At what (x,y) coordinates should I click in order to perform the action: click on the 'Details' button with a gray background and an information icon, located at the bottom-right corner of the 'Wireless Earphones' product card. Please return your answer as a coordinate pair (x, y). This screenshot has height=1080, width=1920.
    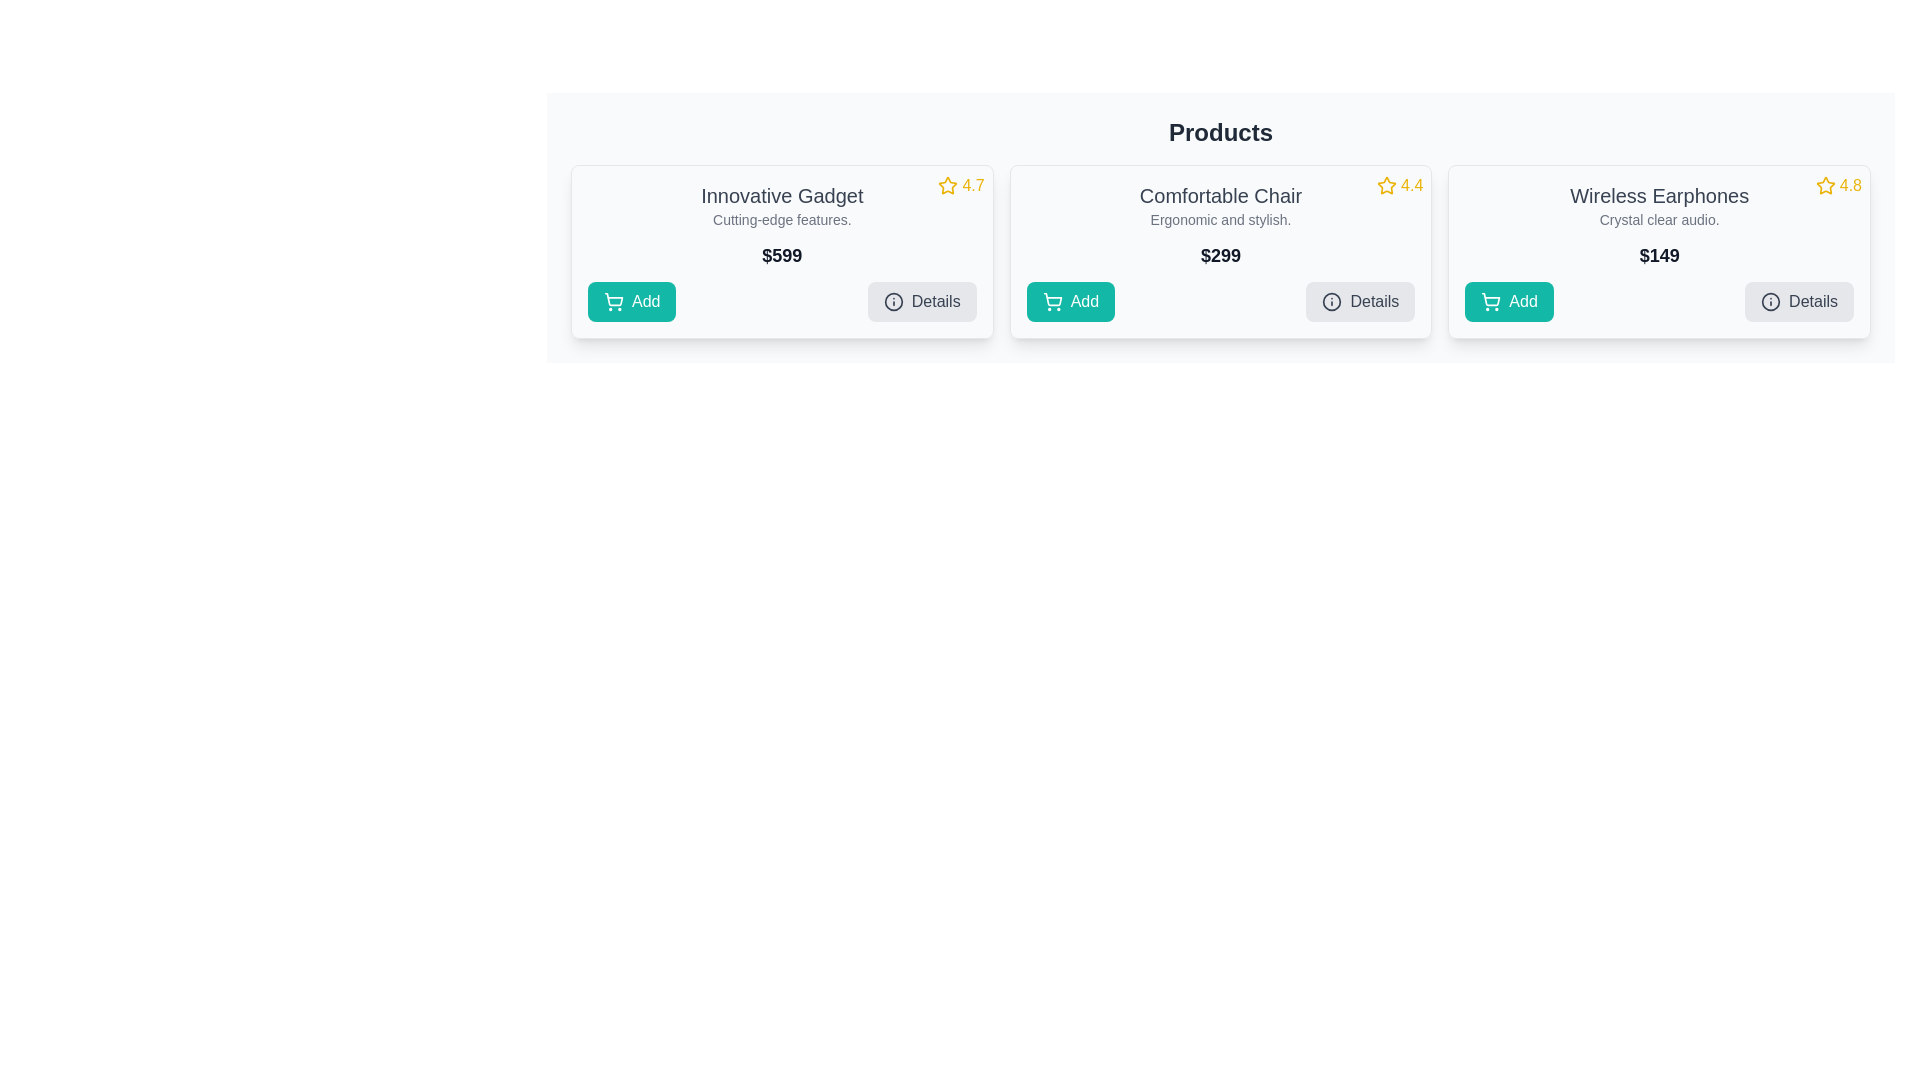
    Looking at the image, I should click on (1799, 301).